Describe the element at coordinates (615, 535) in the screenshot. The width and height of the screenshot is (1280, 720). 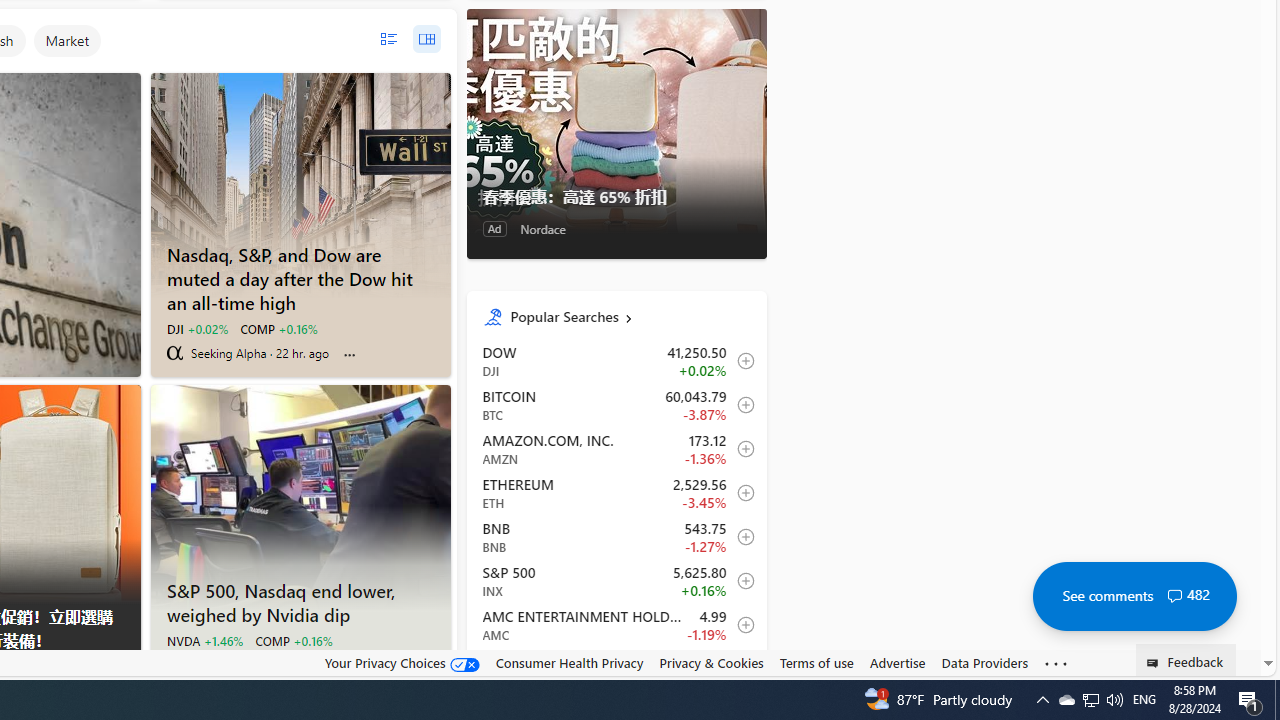
I see `'BNB BNB decrease 543.75 -6.88 -1.27% itemundefined'` at that location.